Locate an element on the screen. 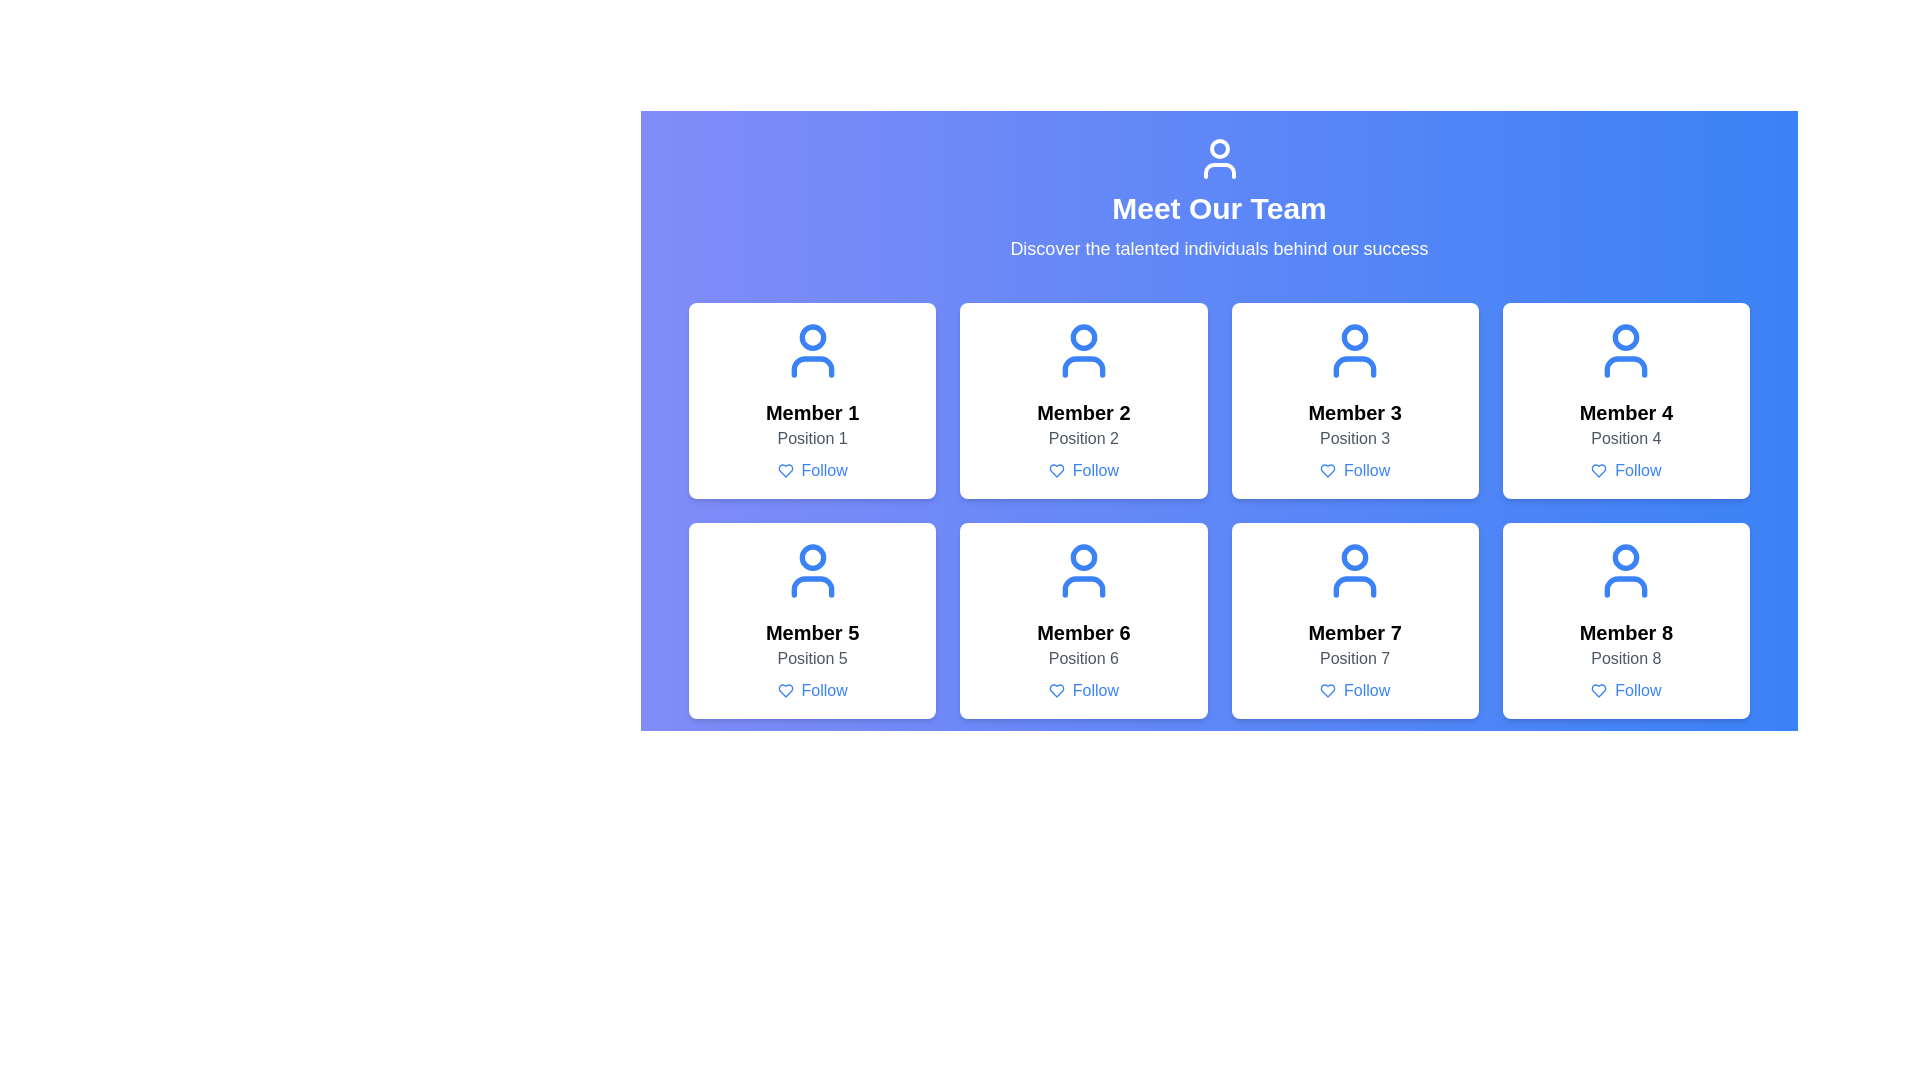 This screenshot has width=1920, height=1080. the heart icon located within the card labeled 'Member 3 Position 3' to indicate a 'like' or 'favorite' action is located at coordinates (1328, 470).